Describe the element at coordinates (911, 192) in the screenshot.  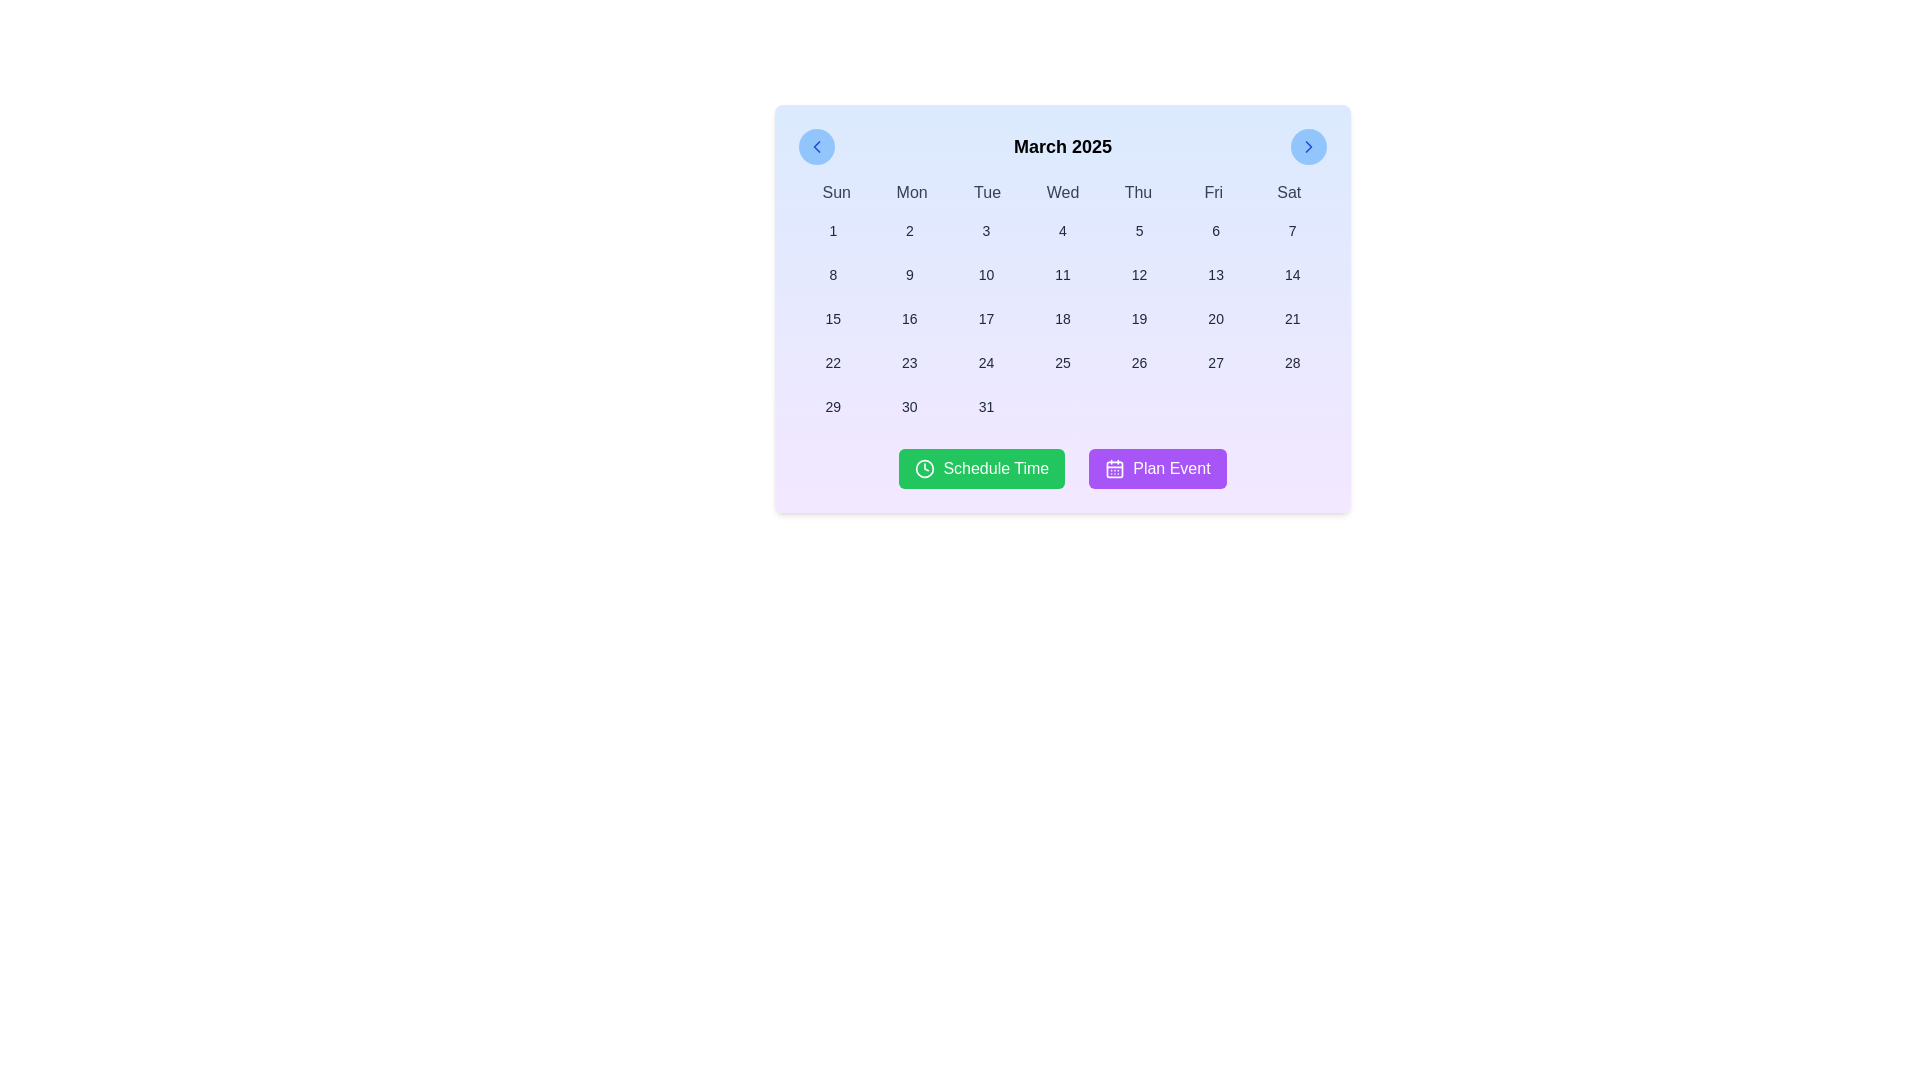
I see `the static text label displaying 'Mon' in the week header row of the calendar interface` at that location.